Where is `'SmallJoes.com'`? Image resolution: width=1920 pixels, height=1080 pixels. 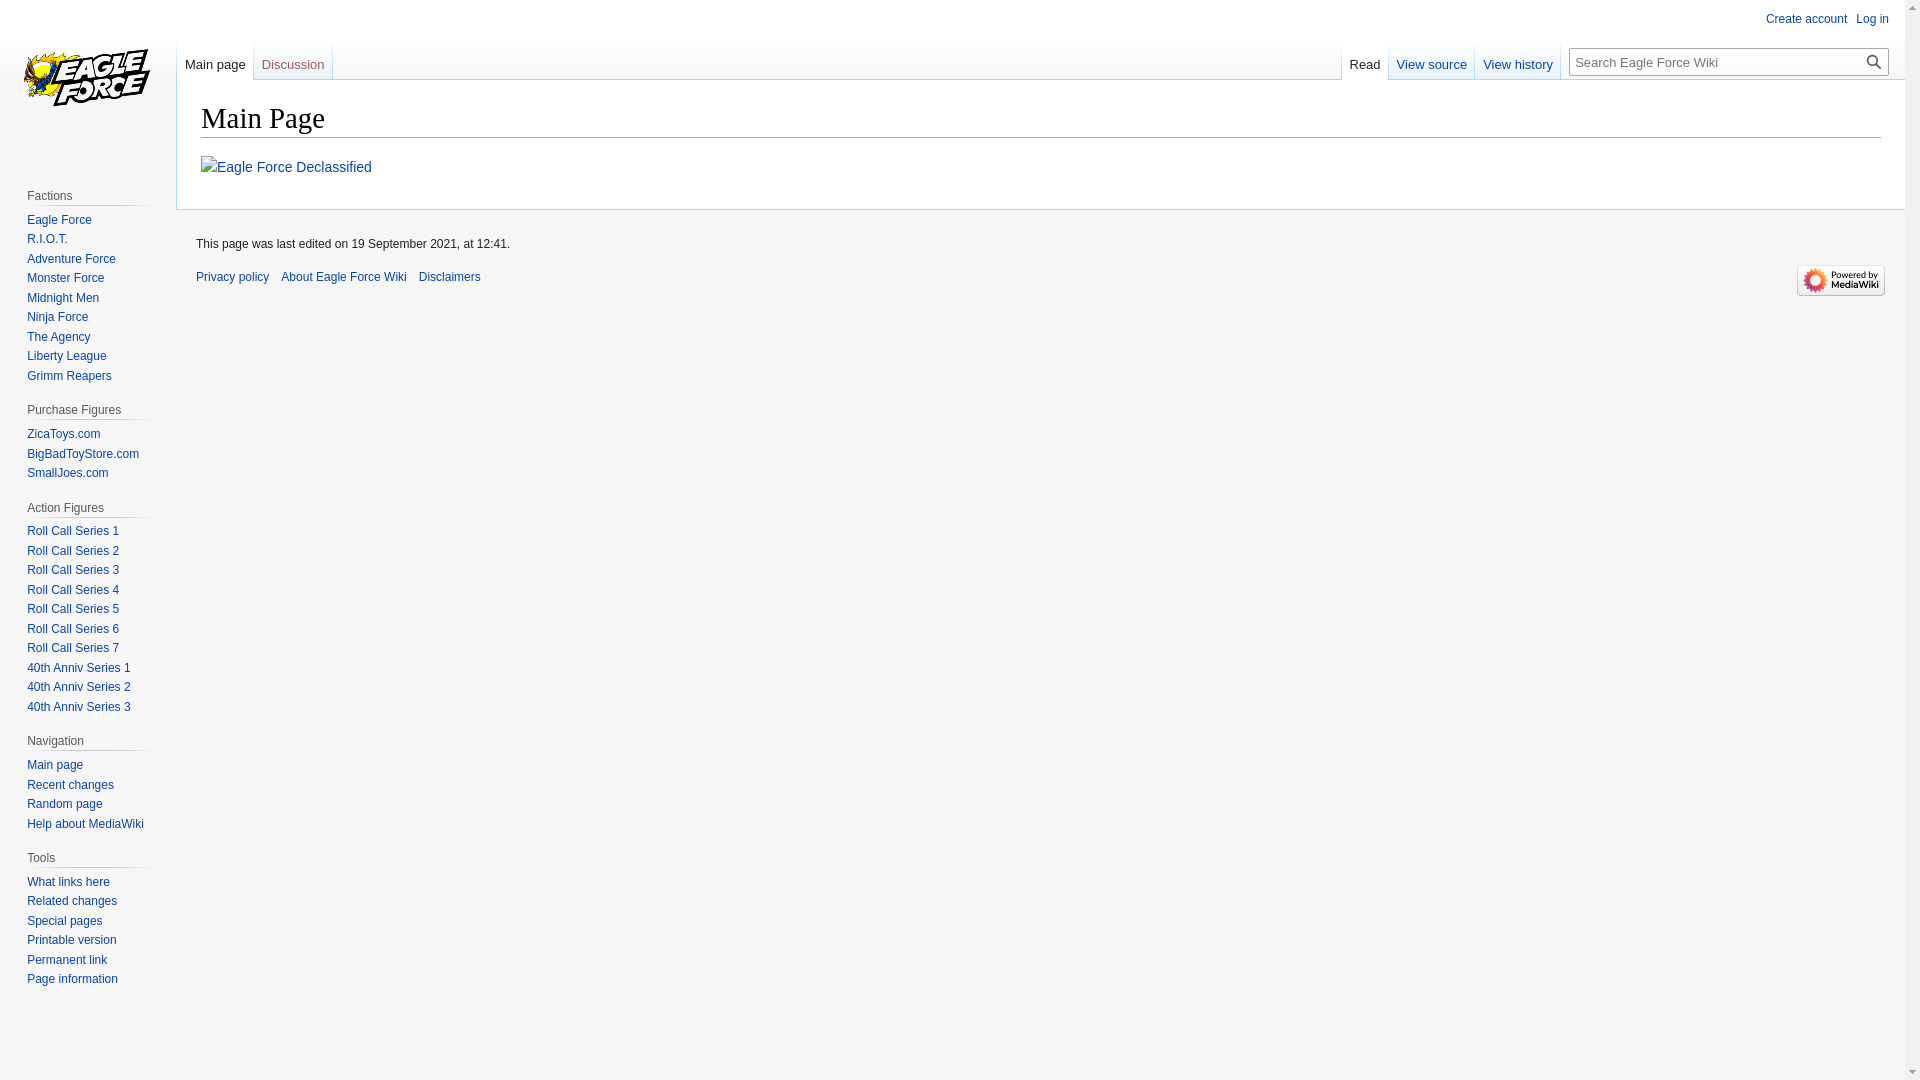
'SmallJoes.com' is located at coordinates (67, 473).